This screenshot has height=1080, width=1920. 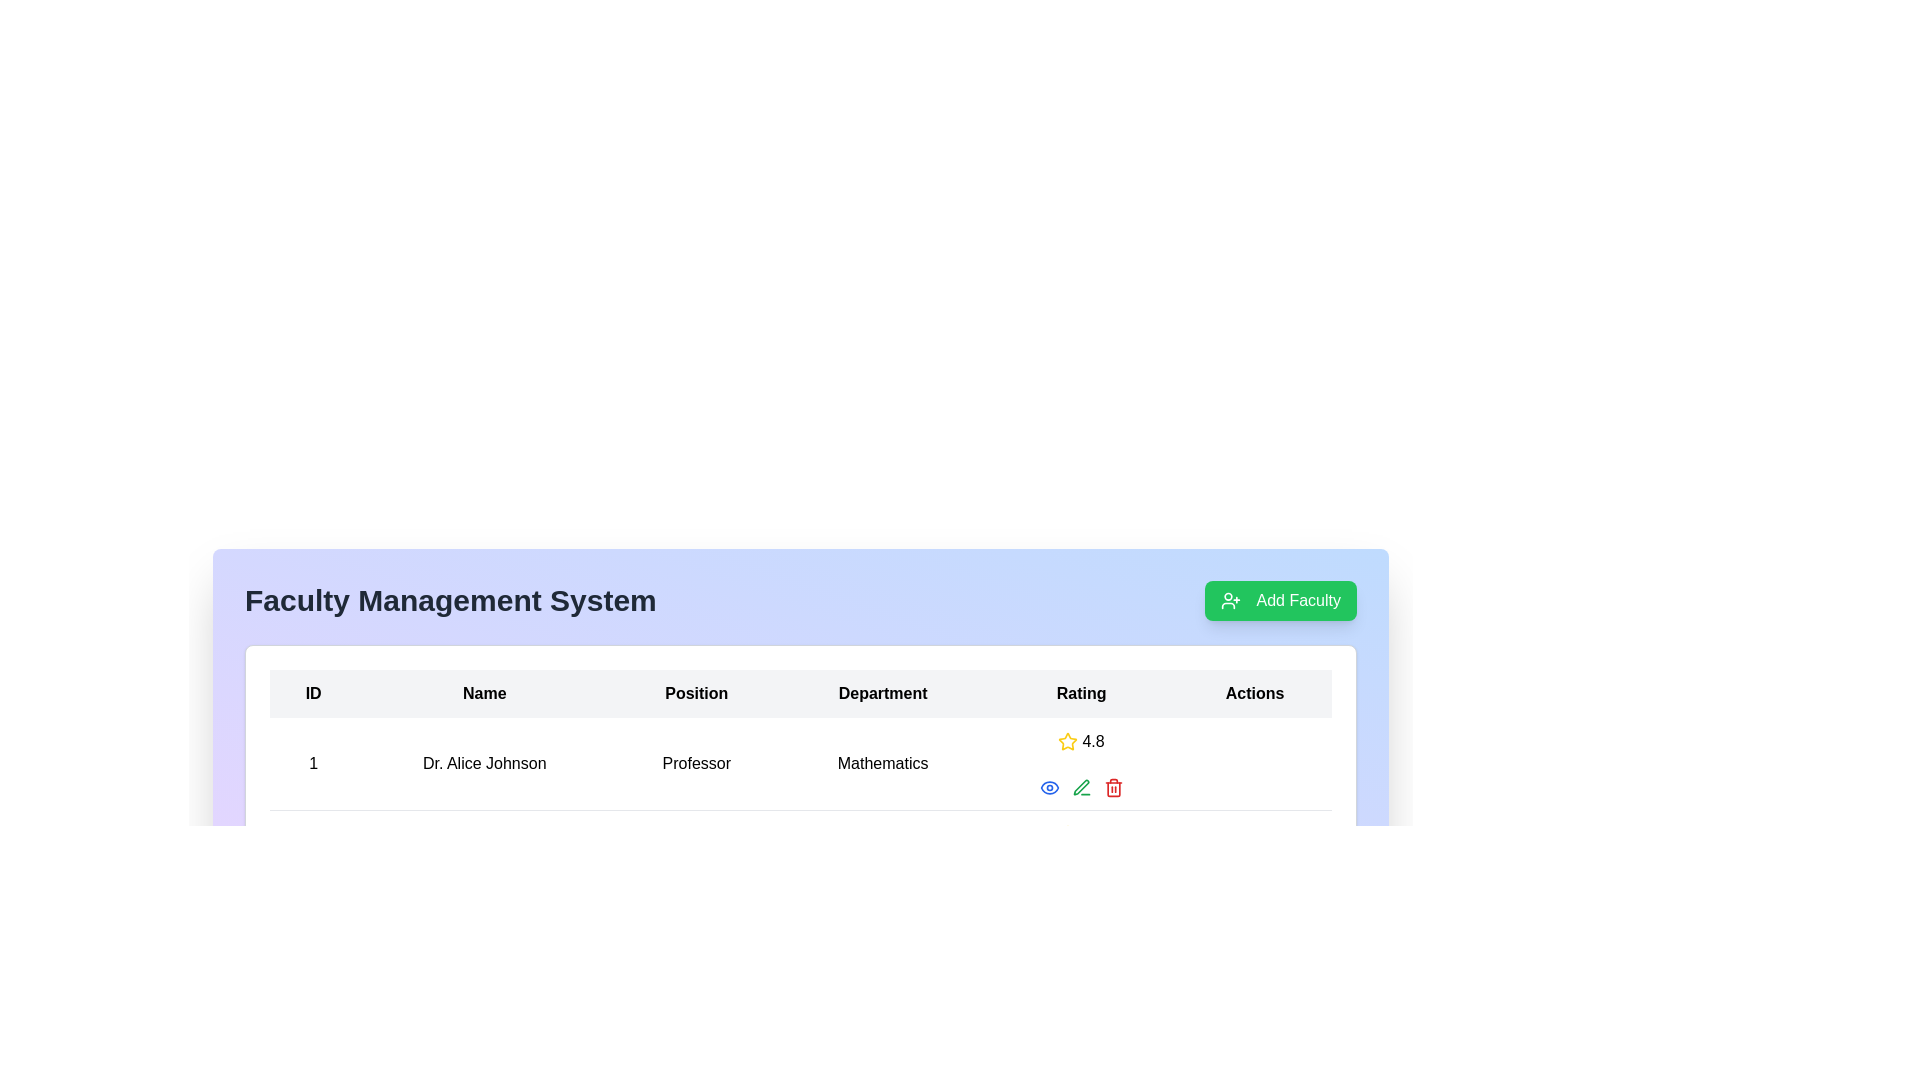 I want to click on the 'Rating' text label, which is the fifth column header in the table's header row, positioned prominently with padding and aligned within the structured interface, so click(x=1080, y=693).